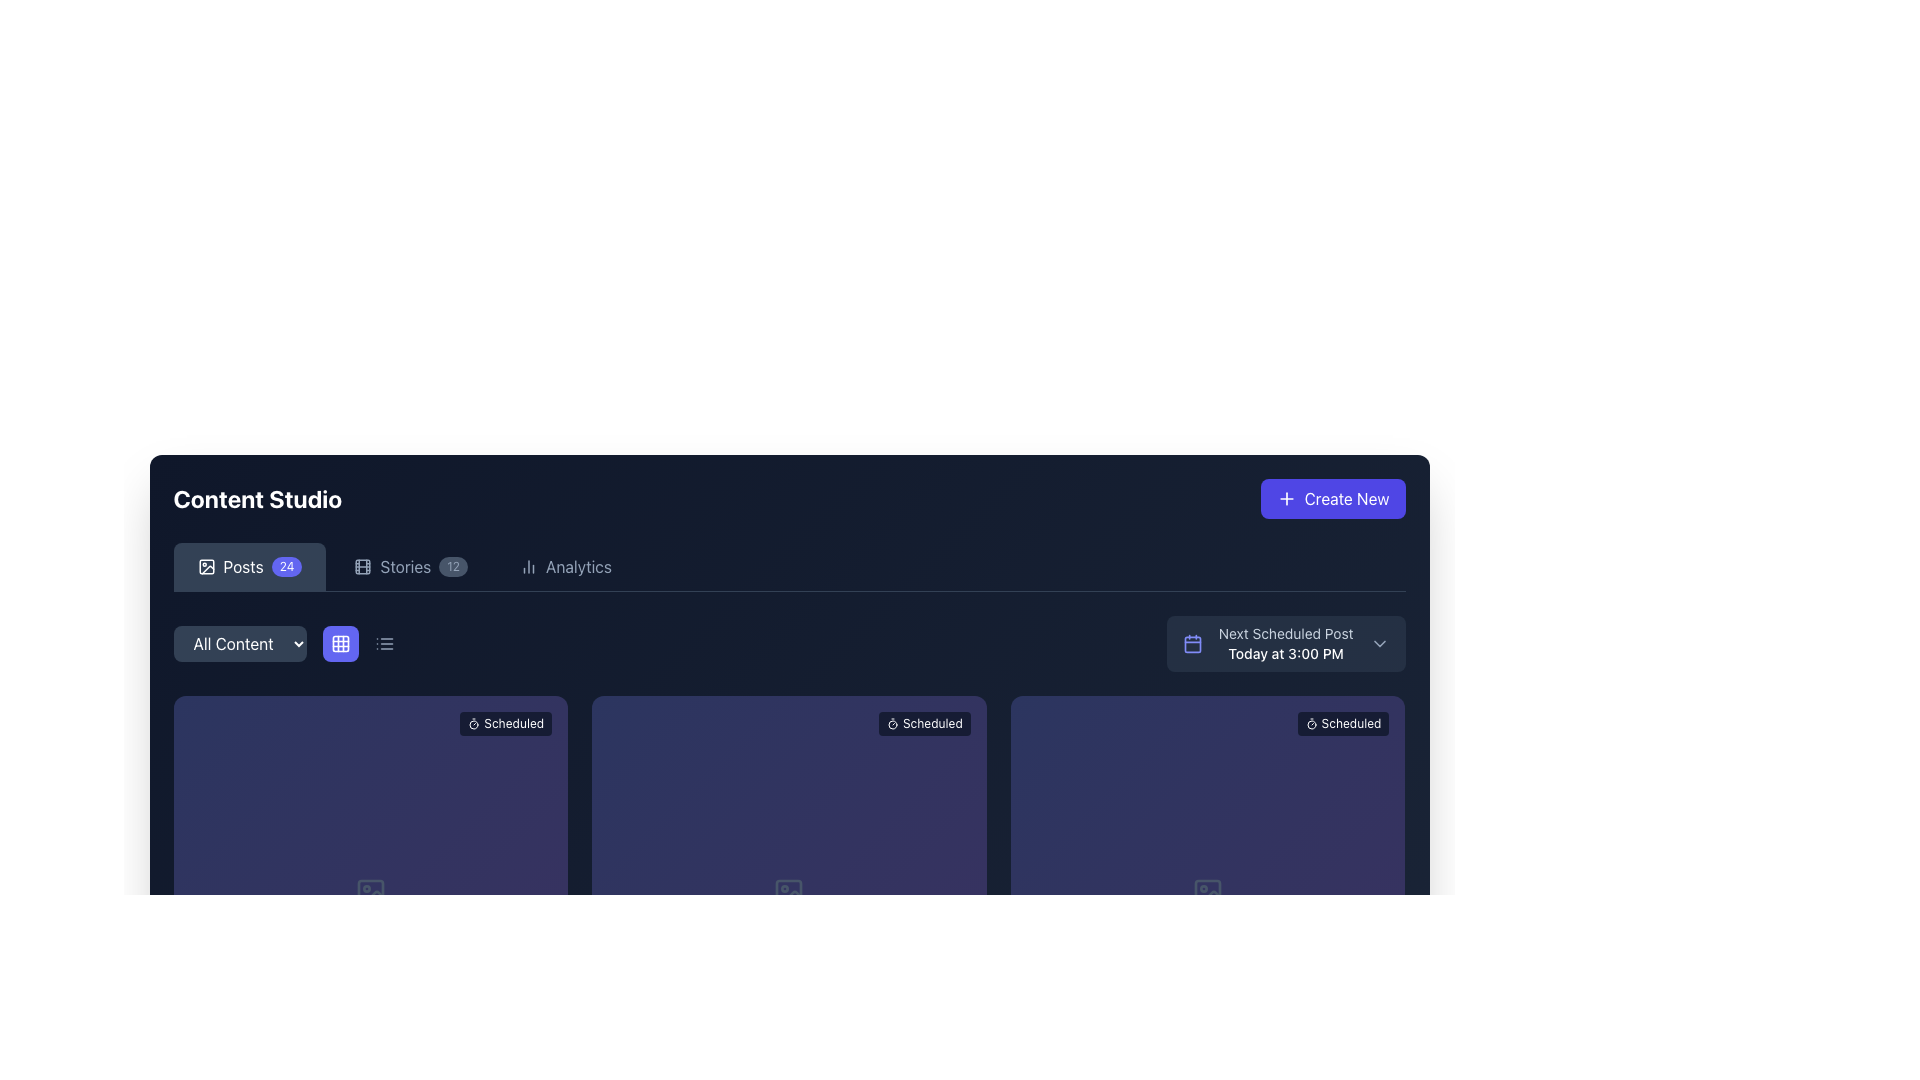 The width and height of the screenshot is (1920, 1080). I want to click on the text label displaying 'Today at 3:00 PM', which provides information about the next scheduled post's date and time, located beneath 'Next Scheduled Post' in the top-right section of the interface, so click(1286, 654).